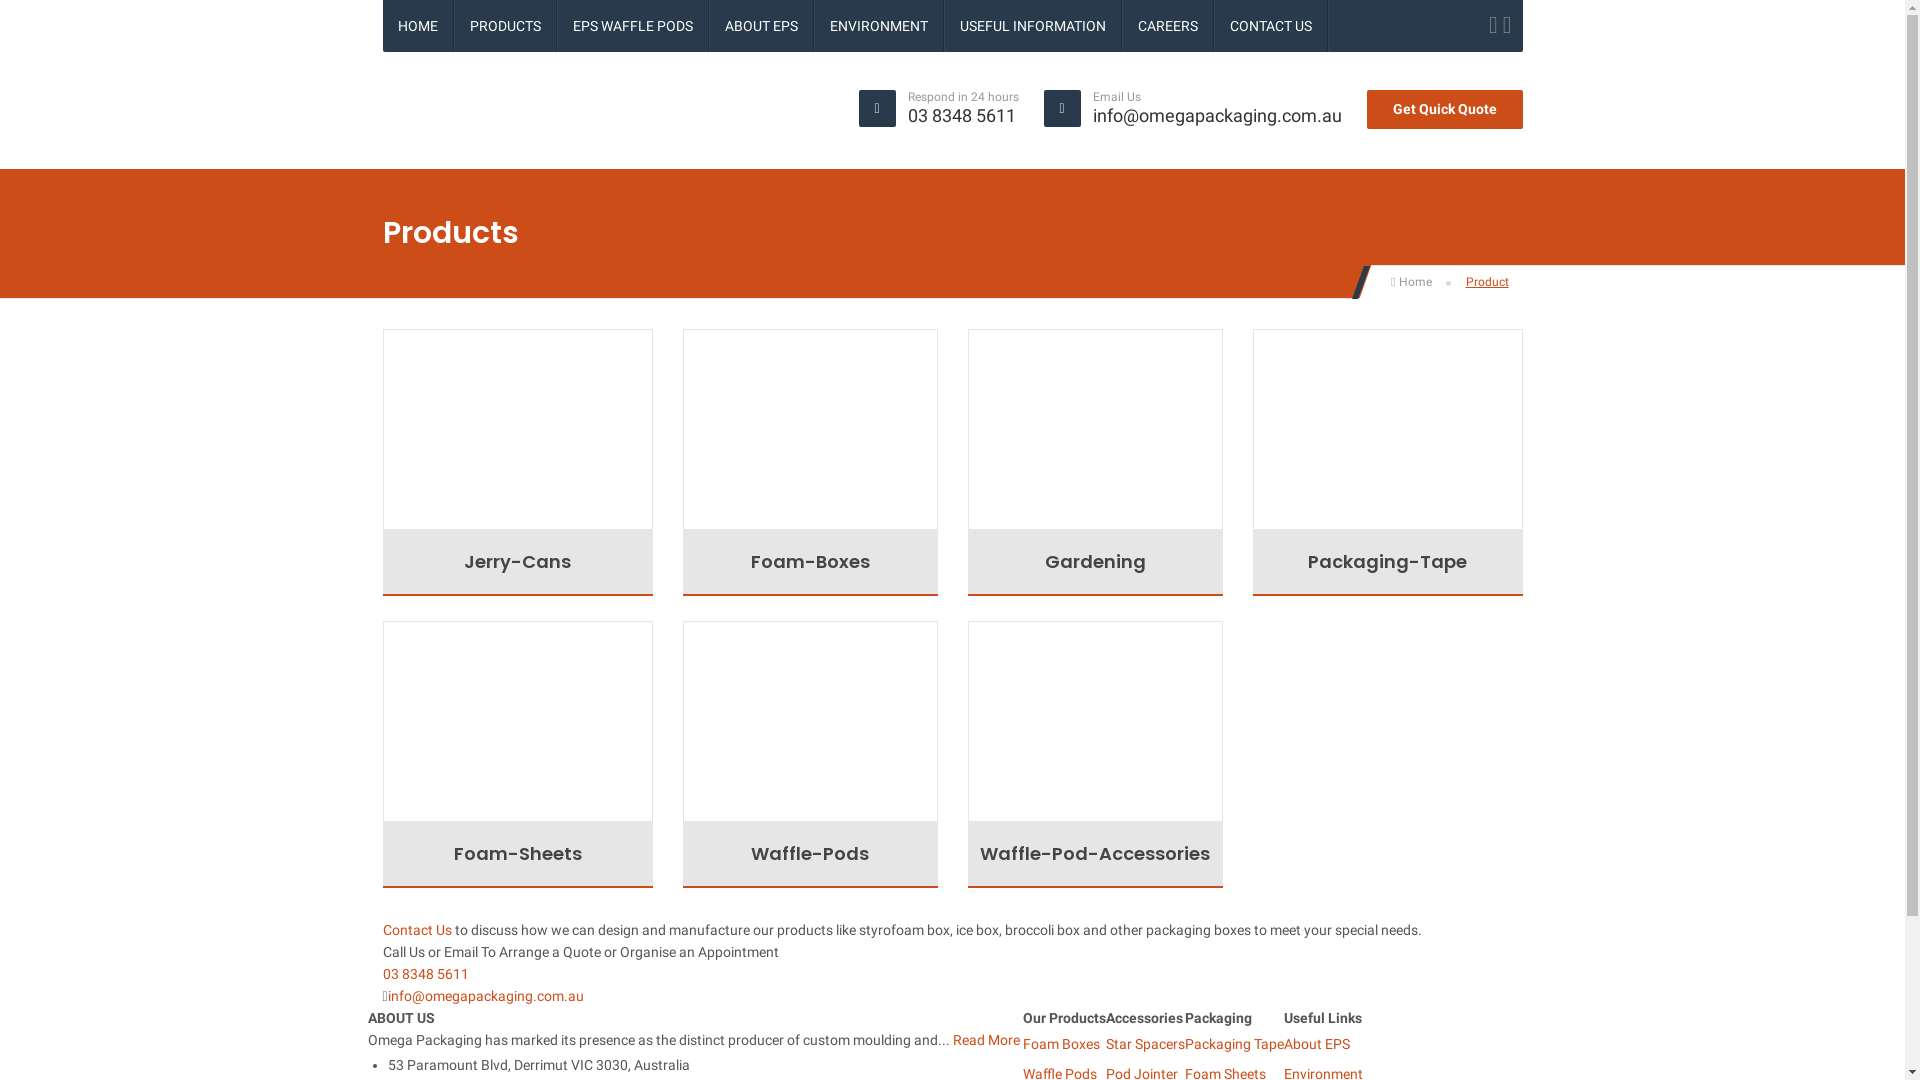 The width and height of the screenshot is (1920, 1080). Describe the element at coordinates (1059, 1043) in the screenshot. I see `'Foam Boxes'` at that location.